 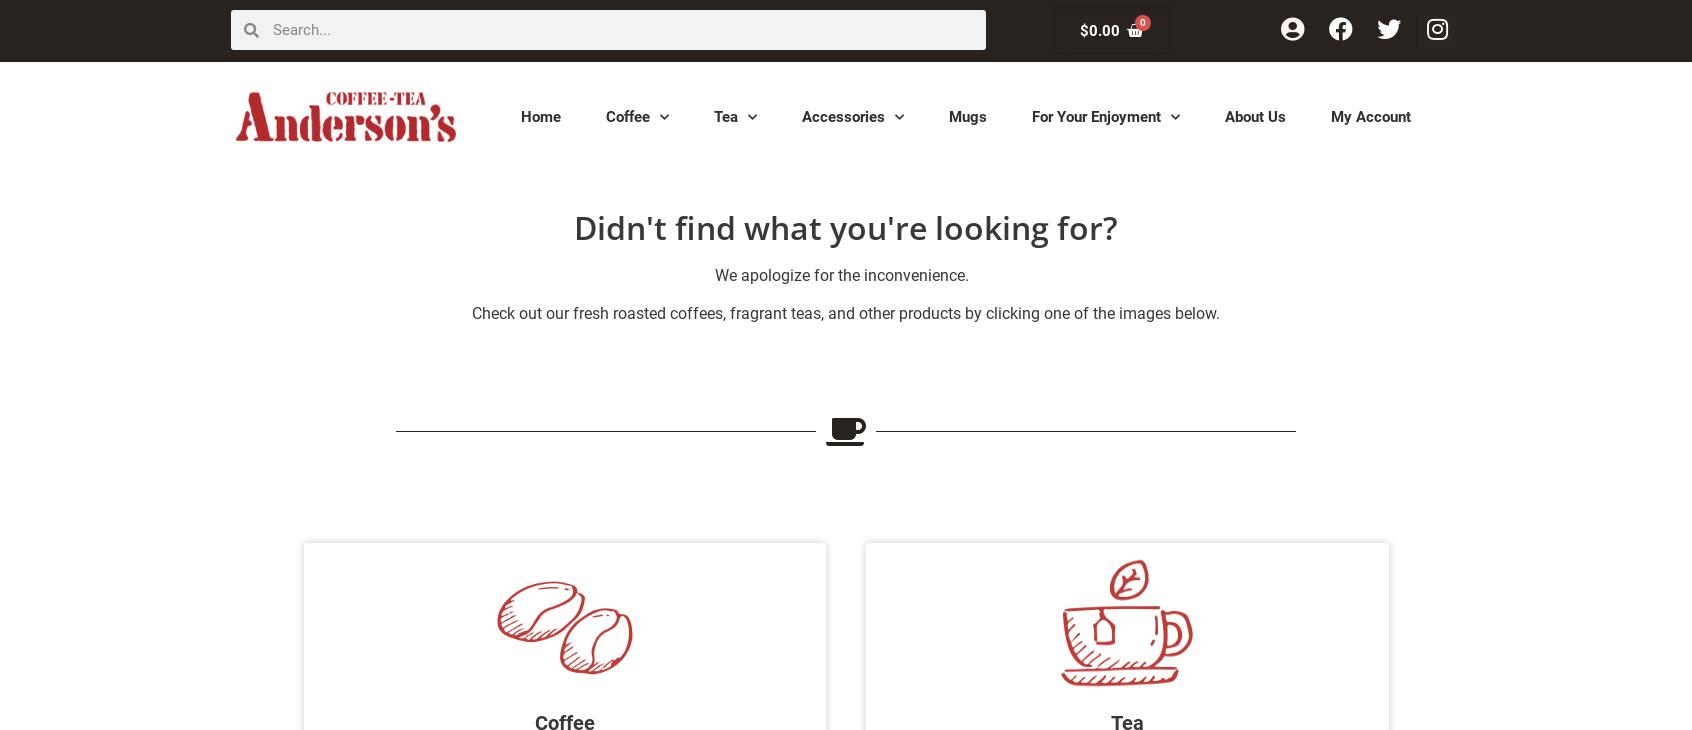 What do you see at coordinates (1084, 29) in the screenshot?
I see `'$'` at bounding box center [1084, 29].